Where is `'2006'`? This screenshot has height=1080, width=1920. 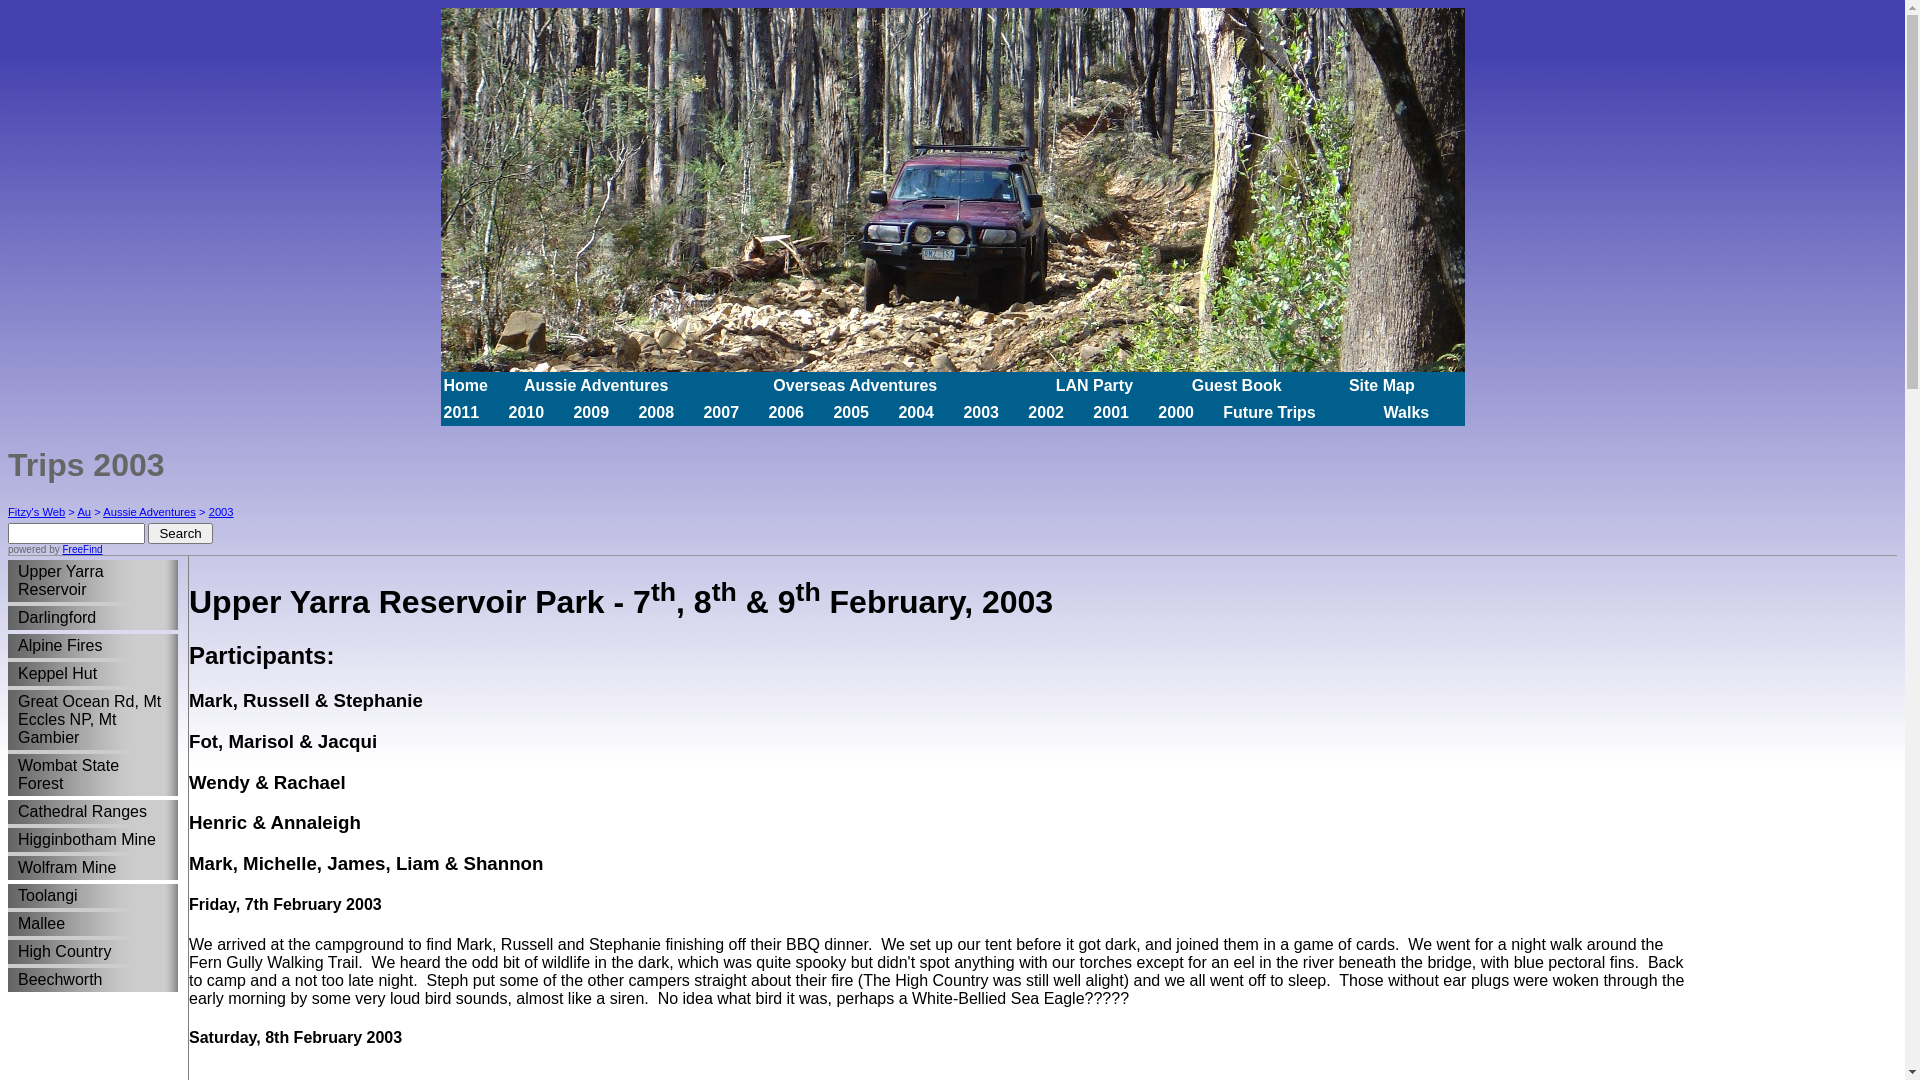
'2006' is located at coordinates (785, 411).